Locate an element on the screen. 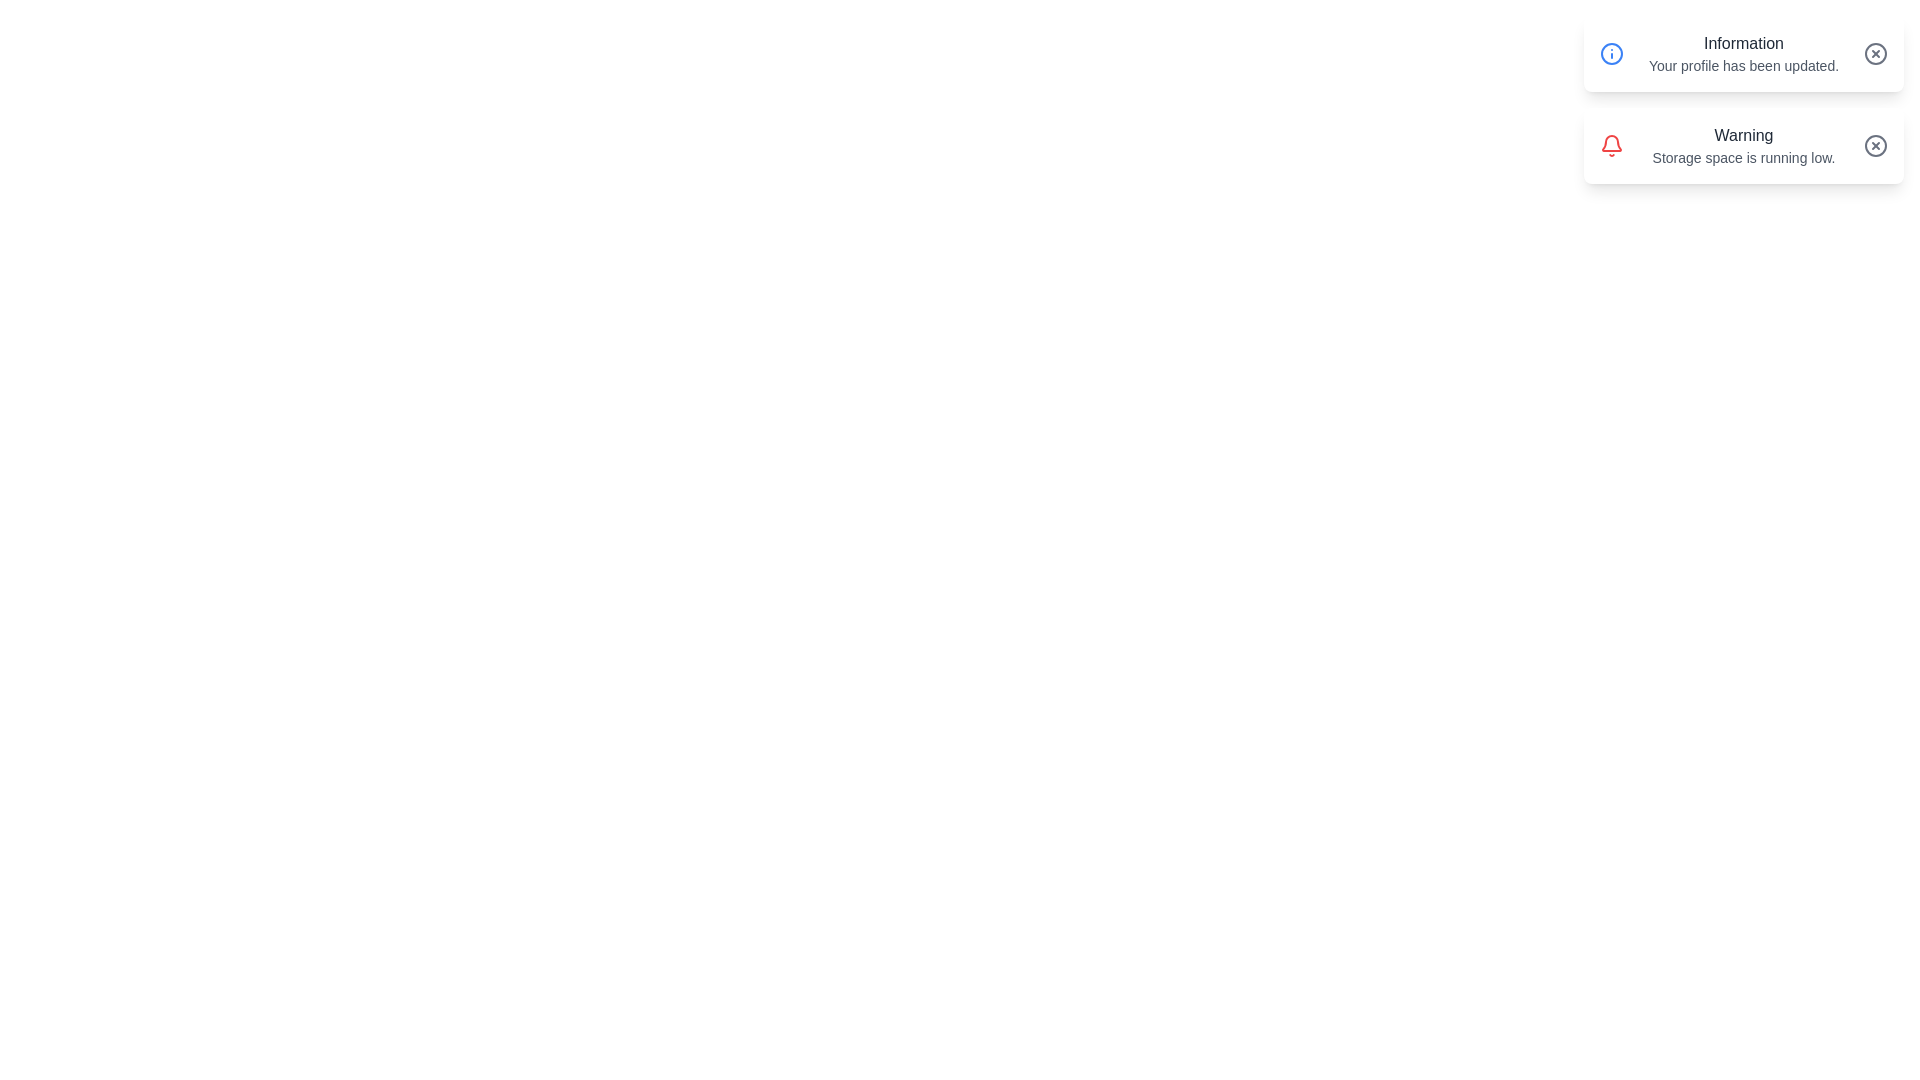  the status message text label that indicates successful profile information update, located below the 'Information' title in the notification block at the top right corner of the UI is located at coordinates (1742, 64).